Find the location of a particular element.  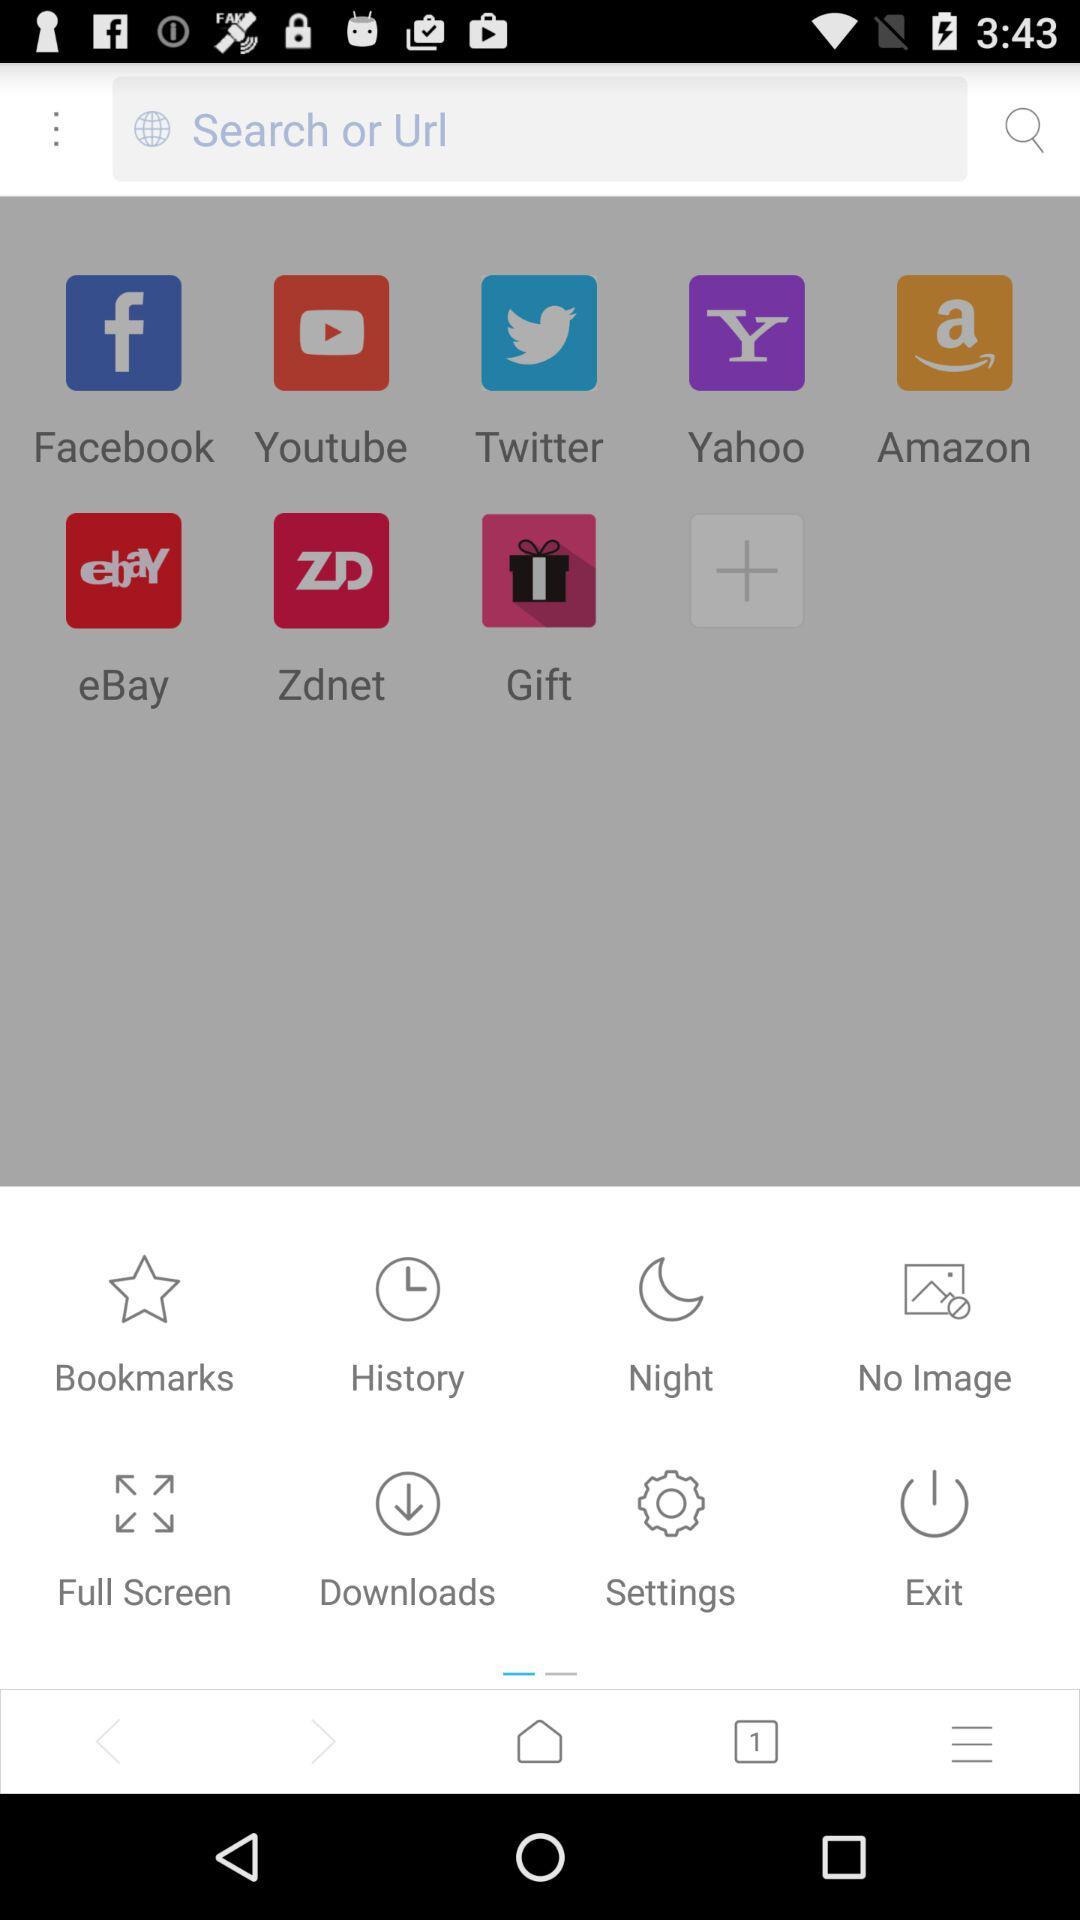

the exit icon below no image is located at coordinates (934, 1503).